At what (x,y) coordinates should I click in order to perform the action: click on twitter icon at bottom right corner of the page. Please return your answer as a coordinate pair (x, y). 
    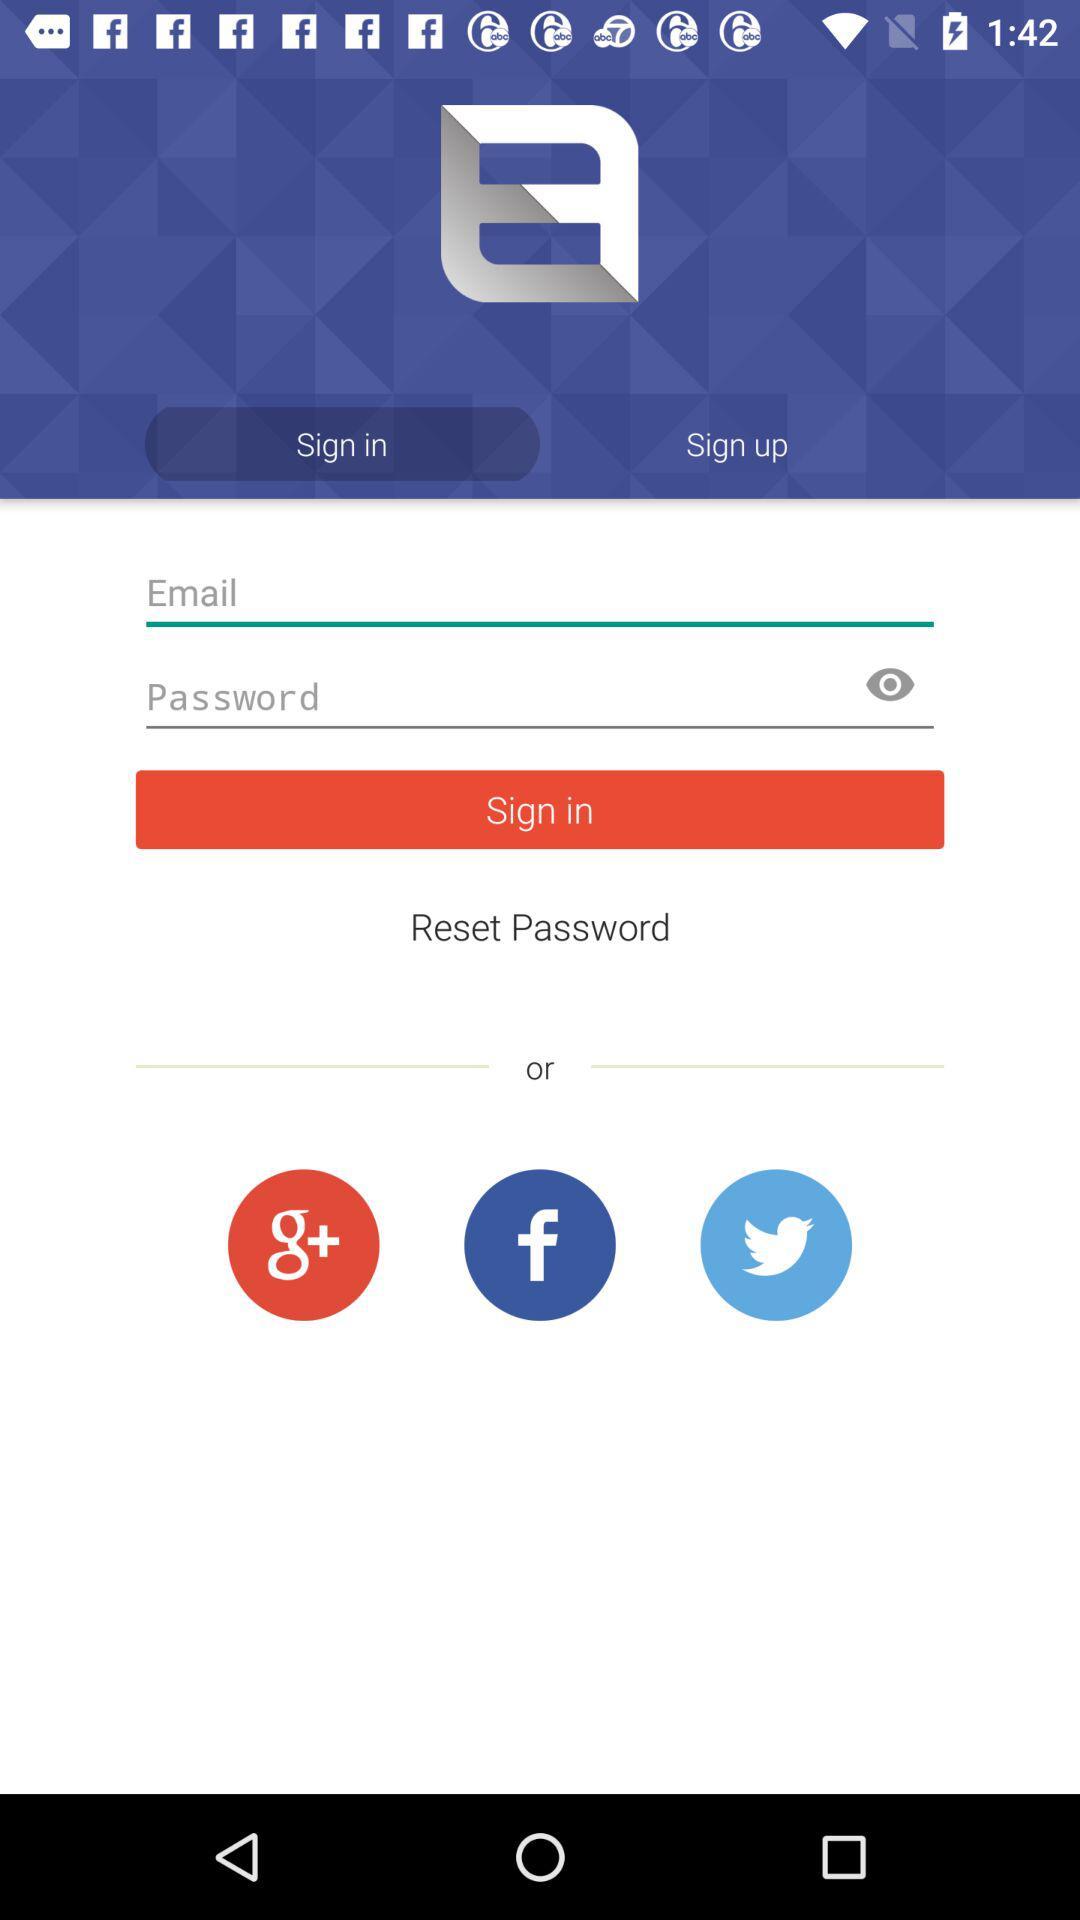
    Looking at the image, I should click on (775, 1245).